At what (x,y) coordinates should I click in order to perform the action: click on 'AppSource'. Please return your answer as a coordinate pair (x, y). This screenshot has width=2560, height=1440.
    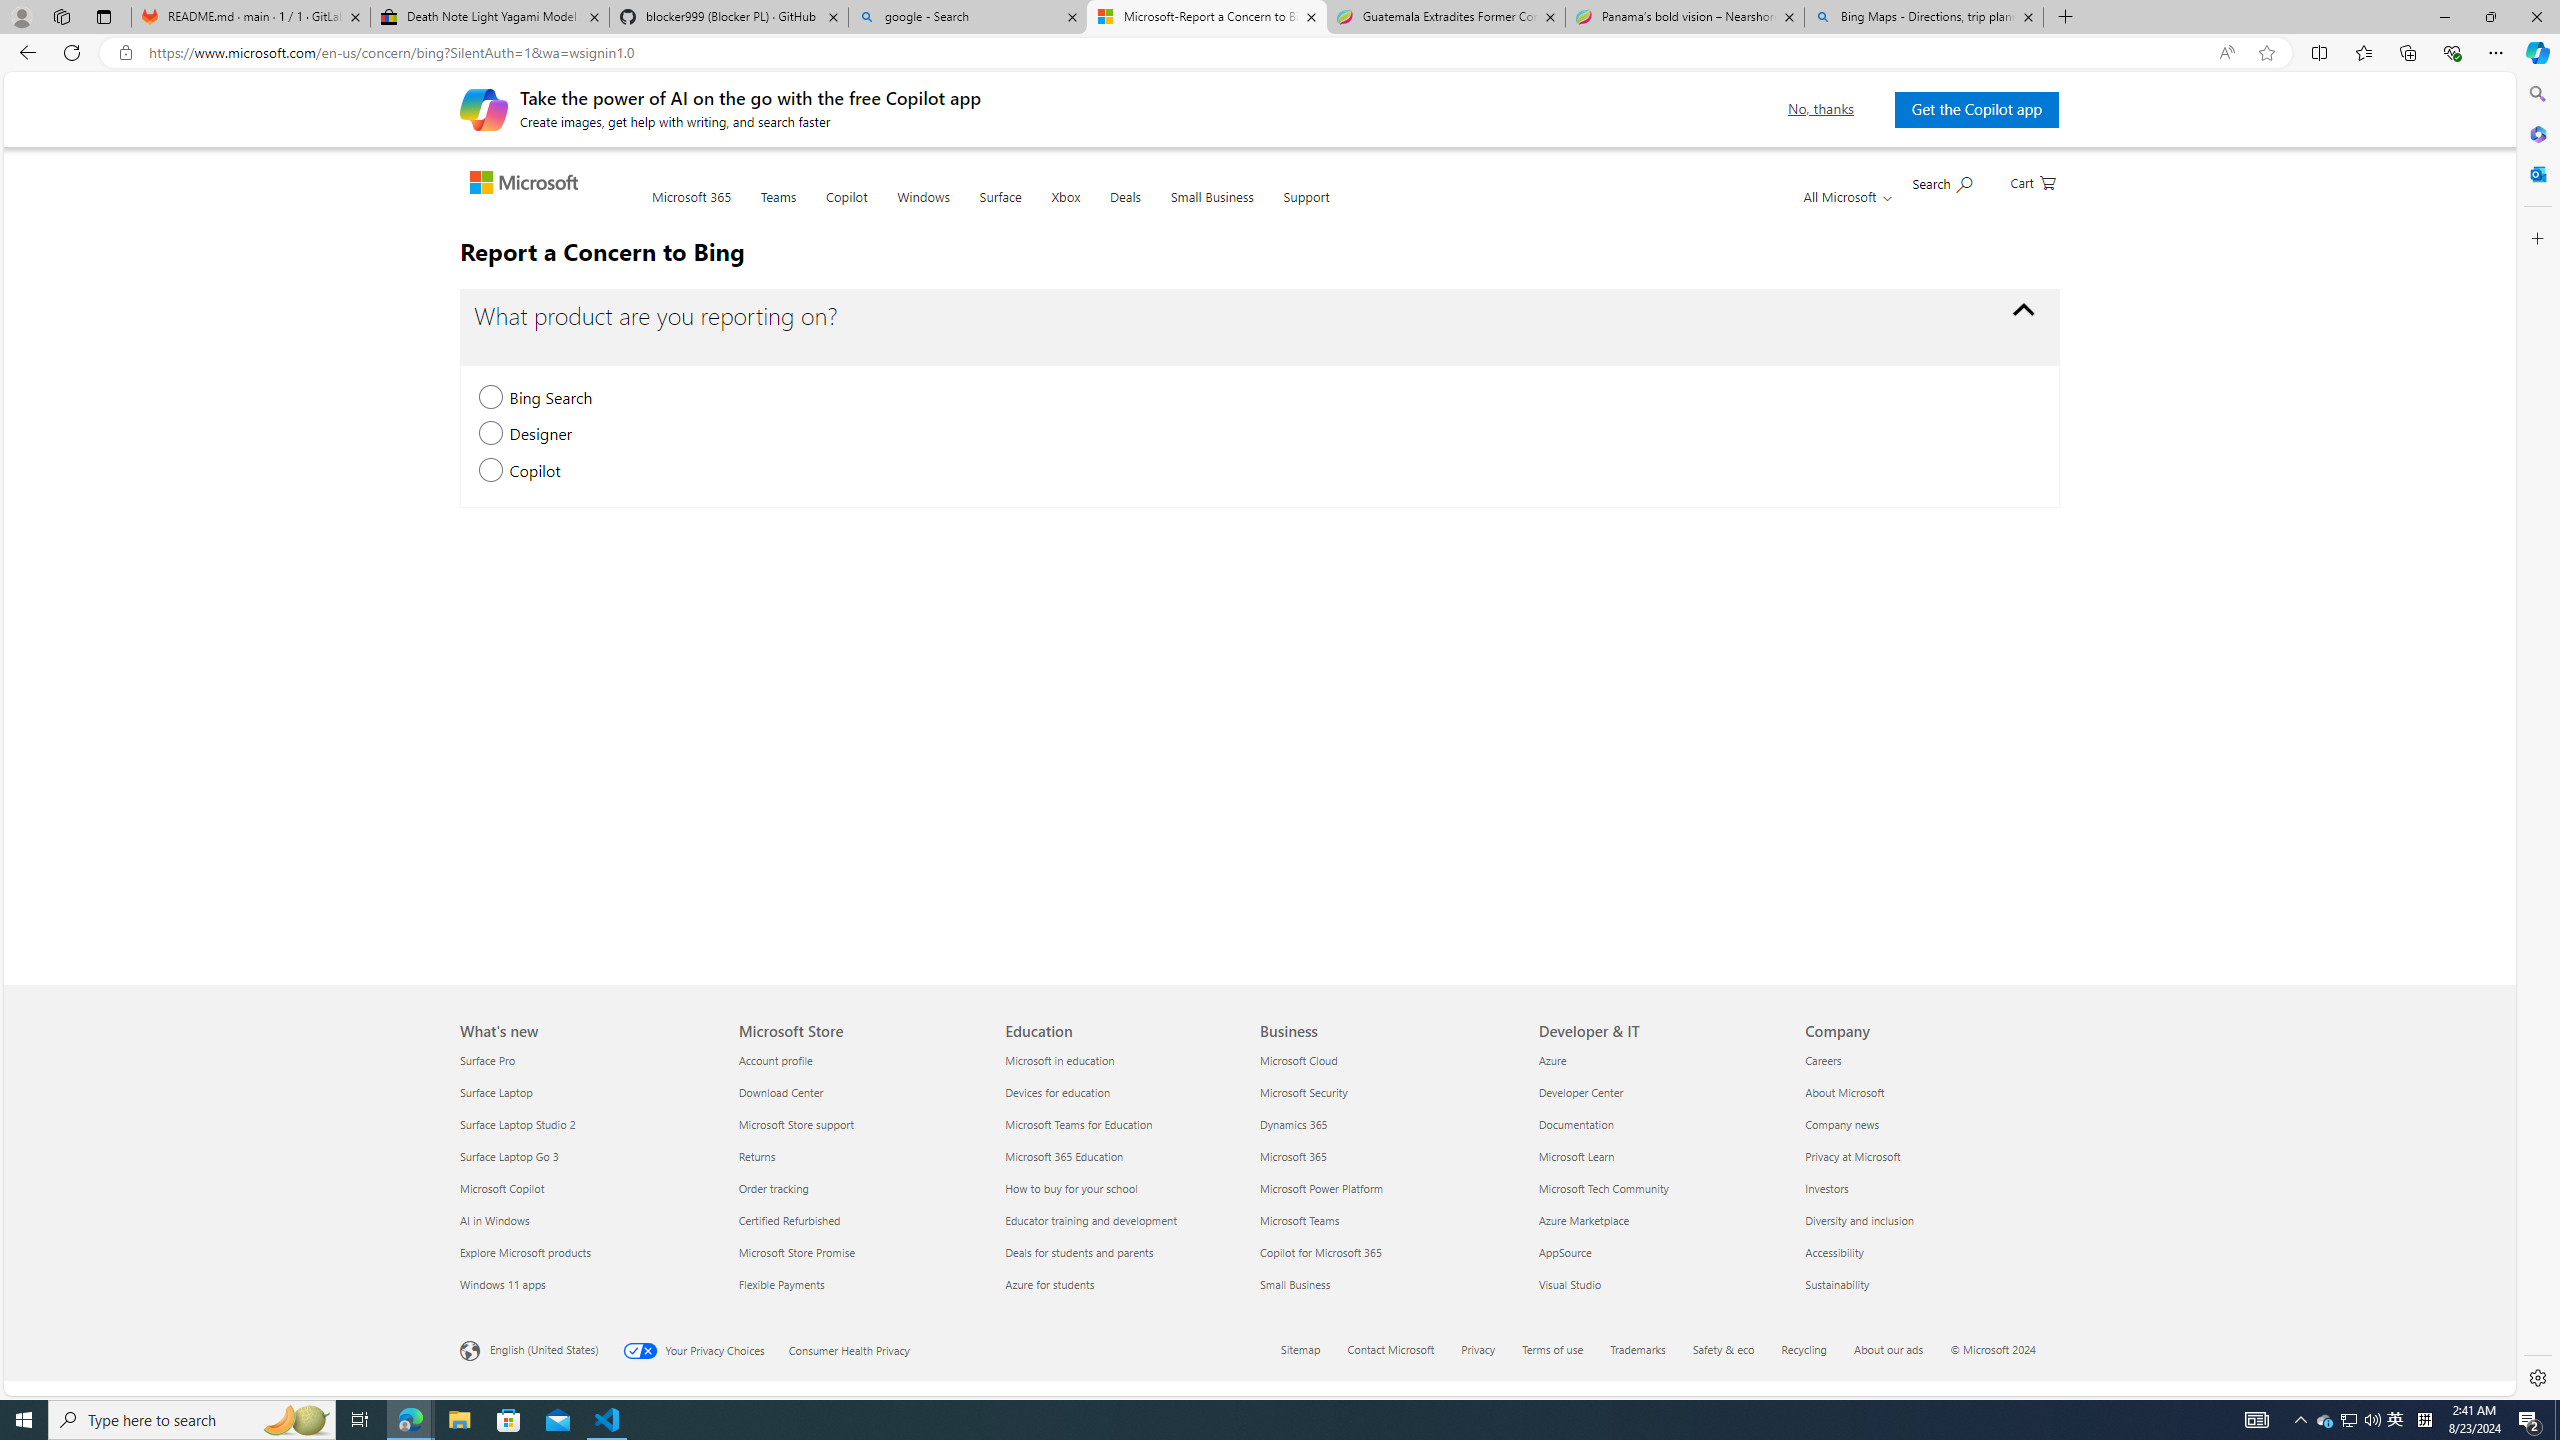
    Looking at the image, I should click on (1659, 1252).